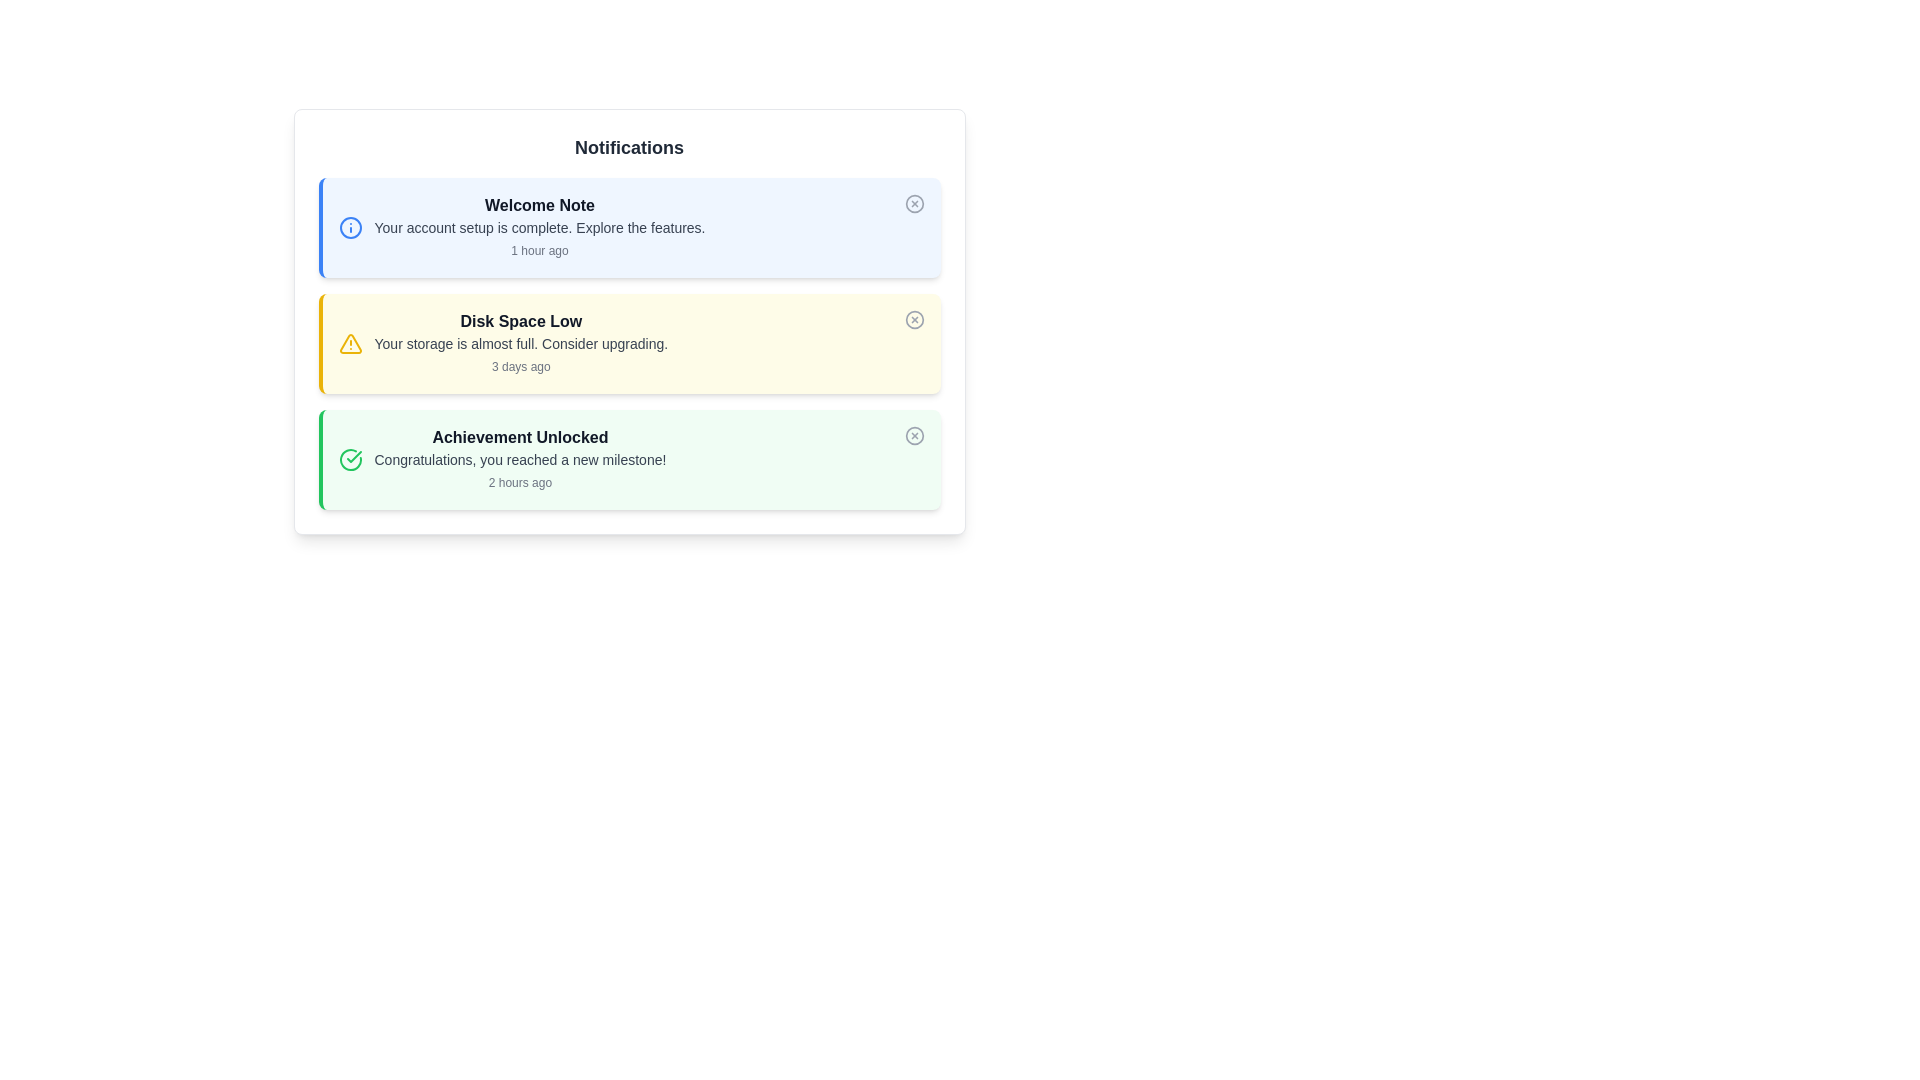 The width and height of the screenshot is (1920, 1080). What do you see at coordinates (521, 320) in the screenshot?
I see `the text label displaying 'Disk Space Low', which is the title of the second notification card in a vertically stacked list of notification cards` at bounding box center [521, 320].